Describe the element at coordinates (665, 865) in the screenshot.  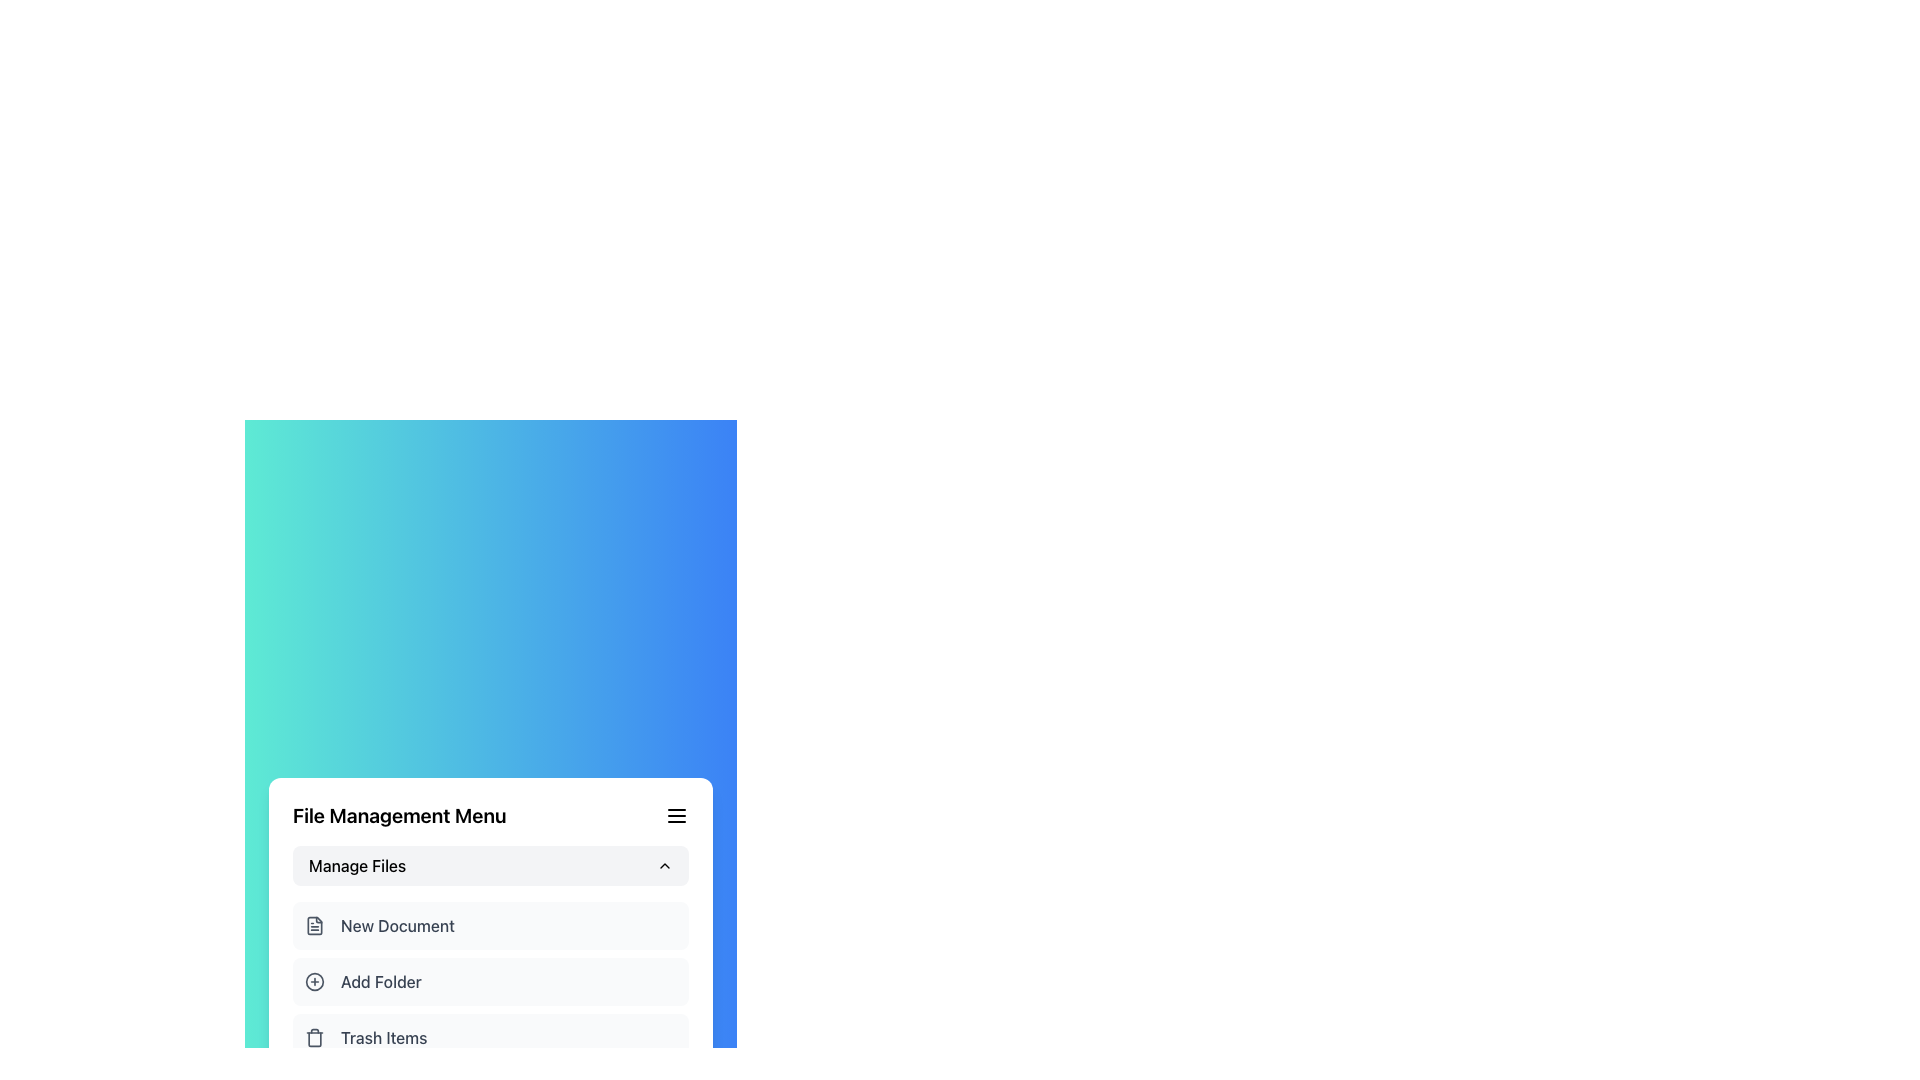
I see `the upward-facing chevron icon located at the far right of the 'Manage Files' menu entry` at that location.